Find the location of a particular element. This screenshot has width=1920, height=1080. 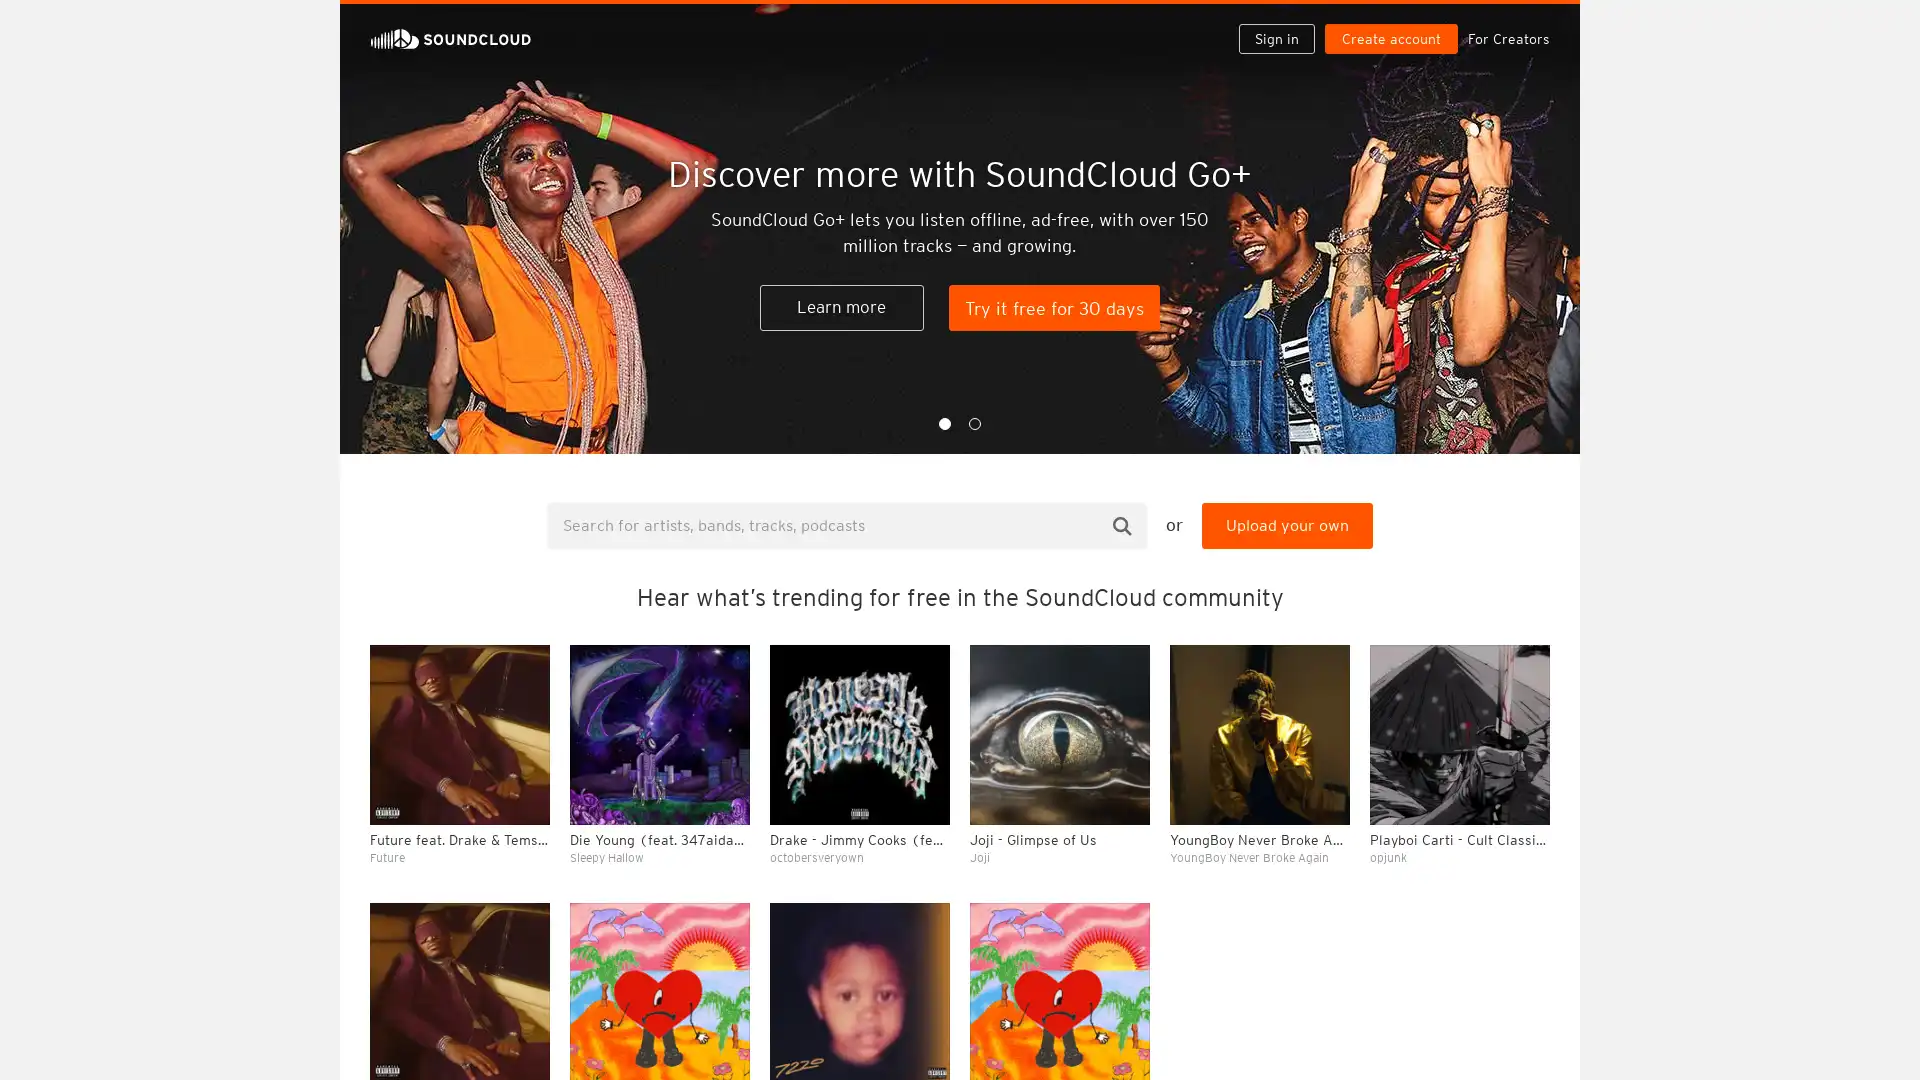

Search is located at coordinates (1122, 524).